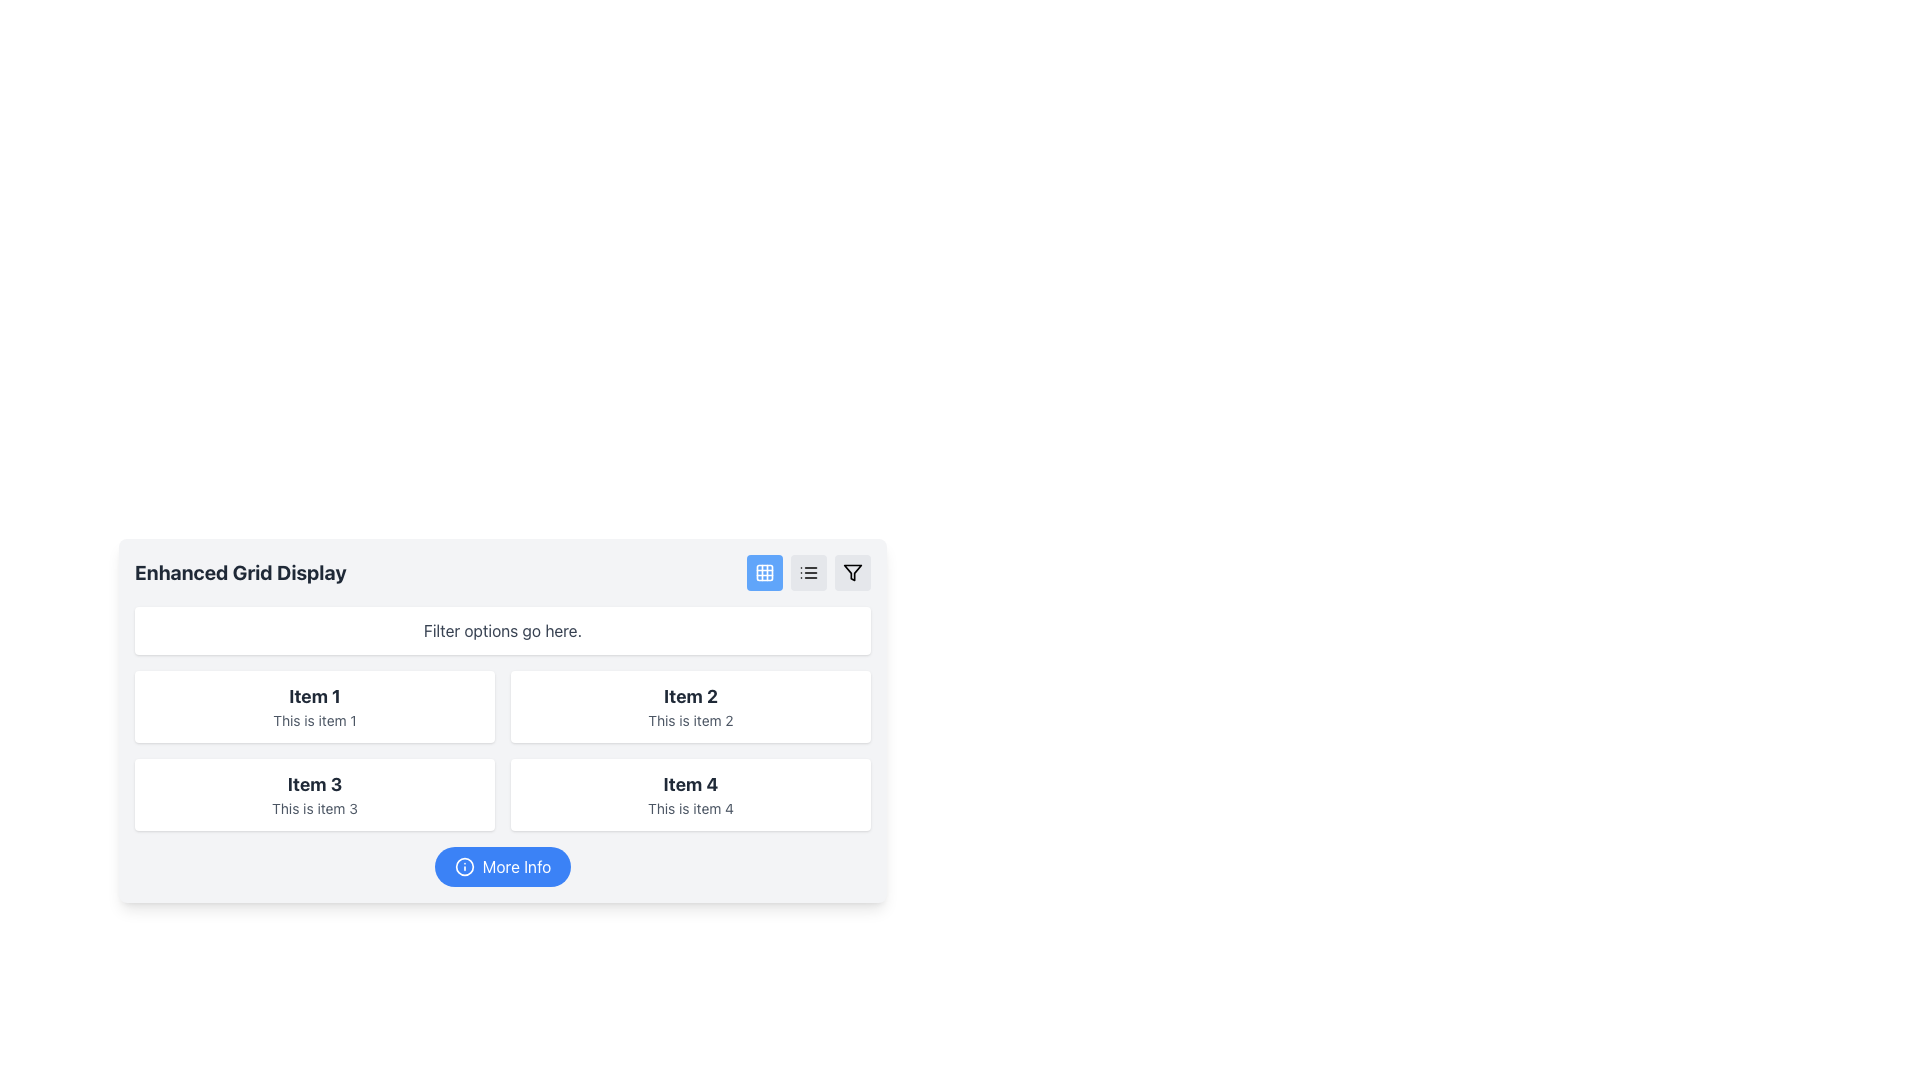 The image size is (1920, 1080). I want to click on text from the Text Label located under the 'Item 3' title in the group box, positioned centrally in the bottom row of a 2x2 grid layout, so click(314, 808).